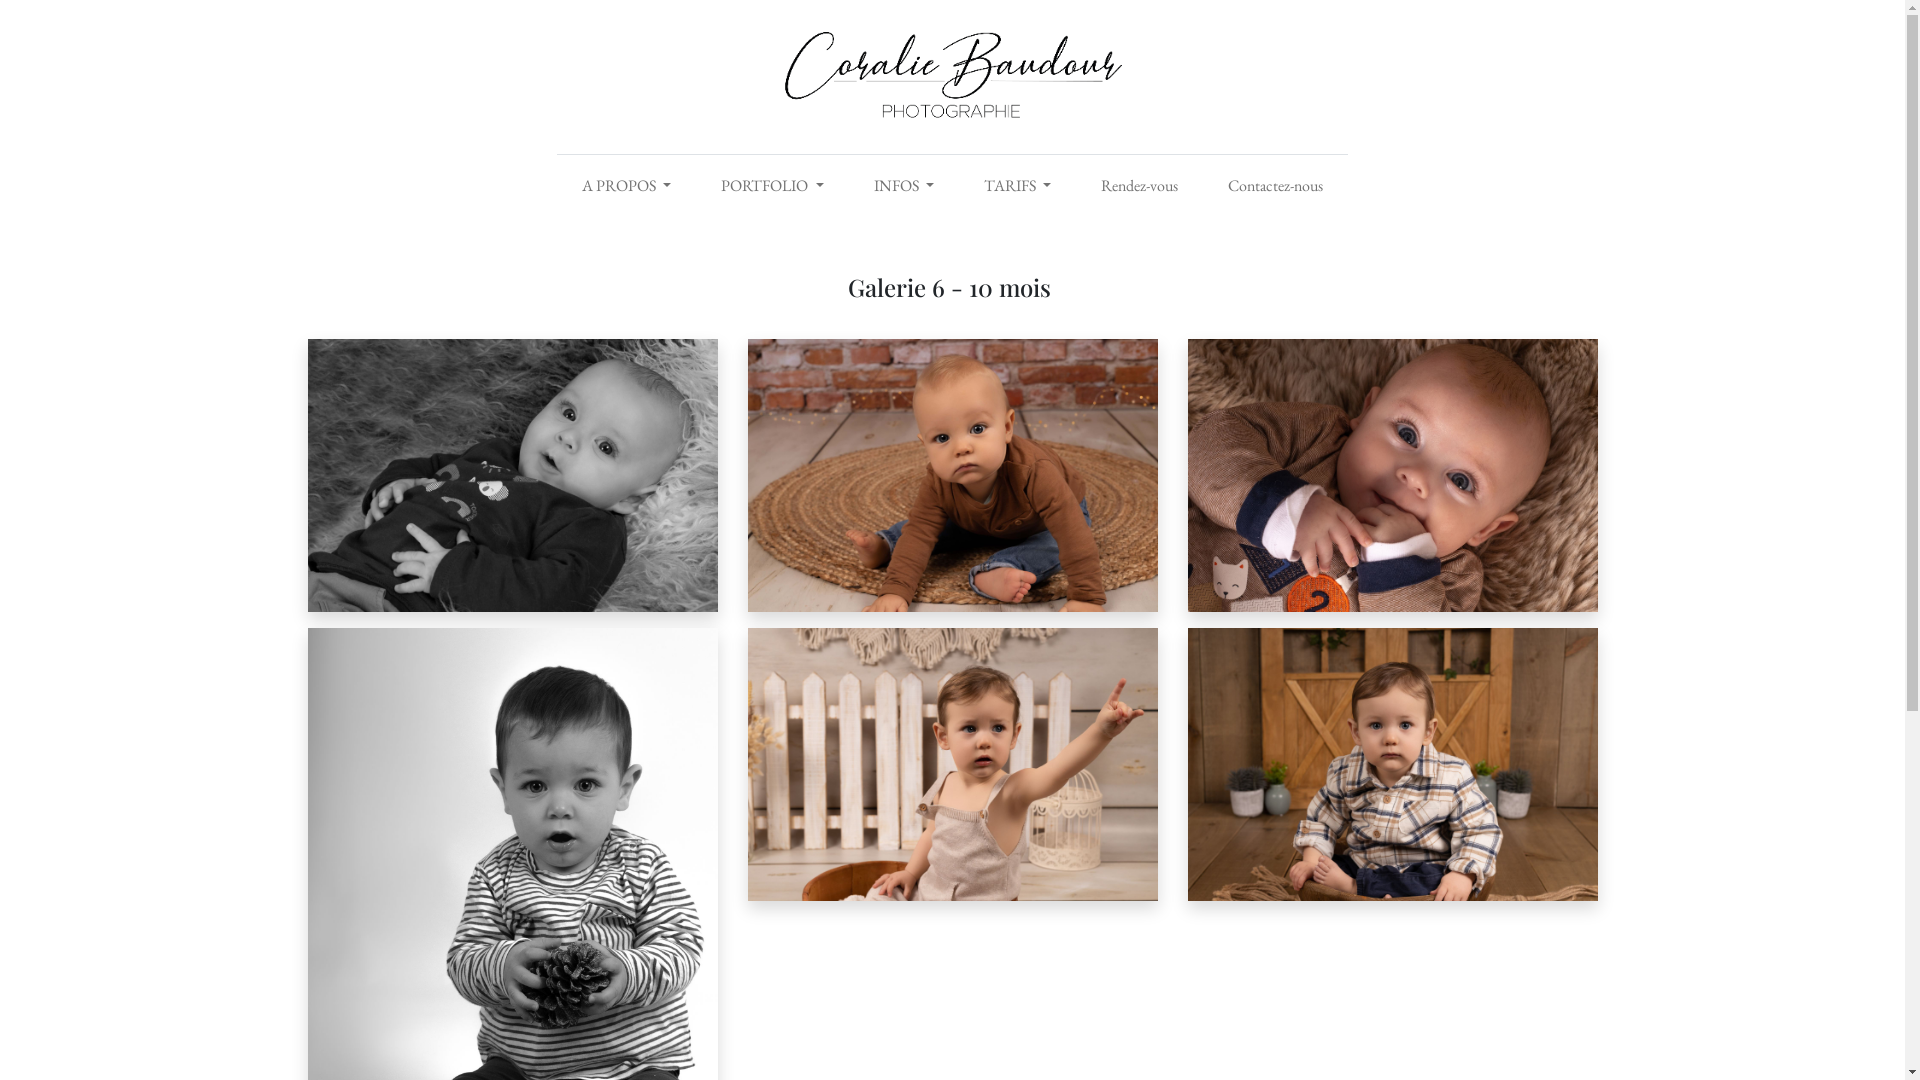 The image size is (1920, 1080). I want to click on 'INFOS', so click(848, 185).